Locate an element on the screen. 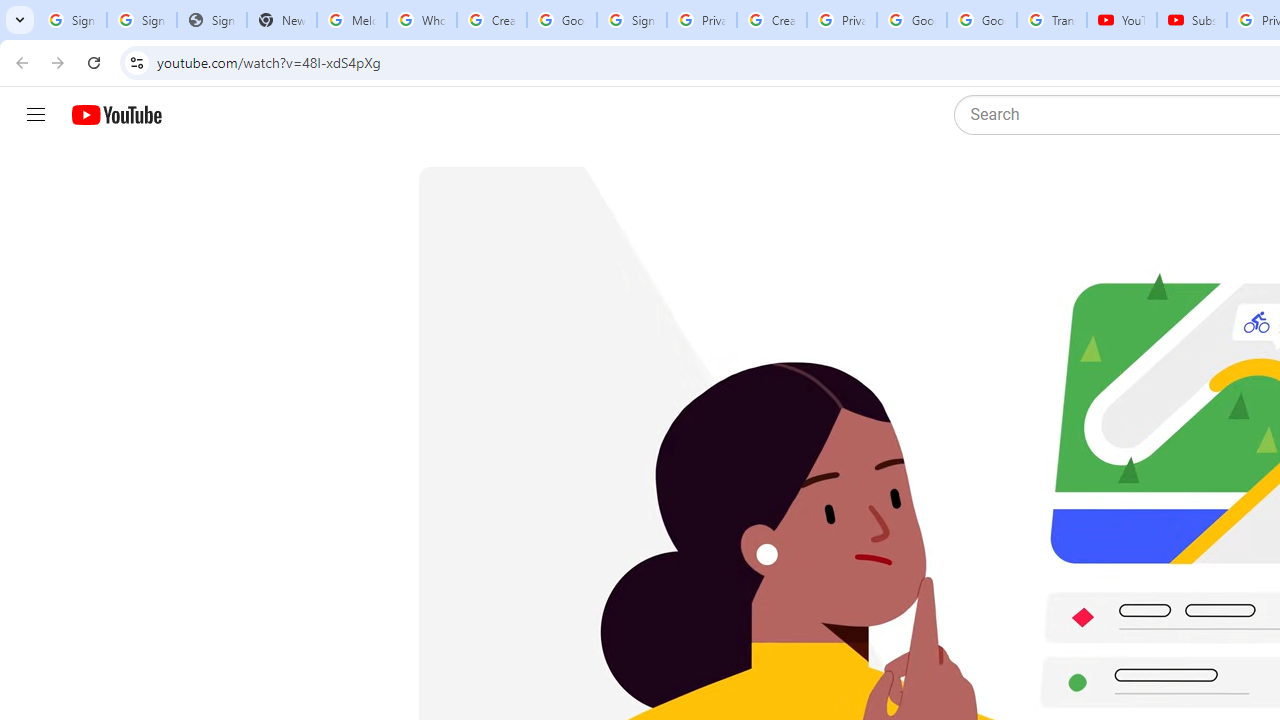 The image size is (1280, 720). 'Who is my administrator? - Google Account Help' is located at coordinates (420, 20).